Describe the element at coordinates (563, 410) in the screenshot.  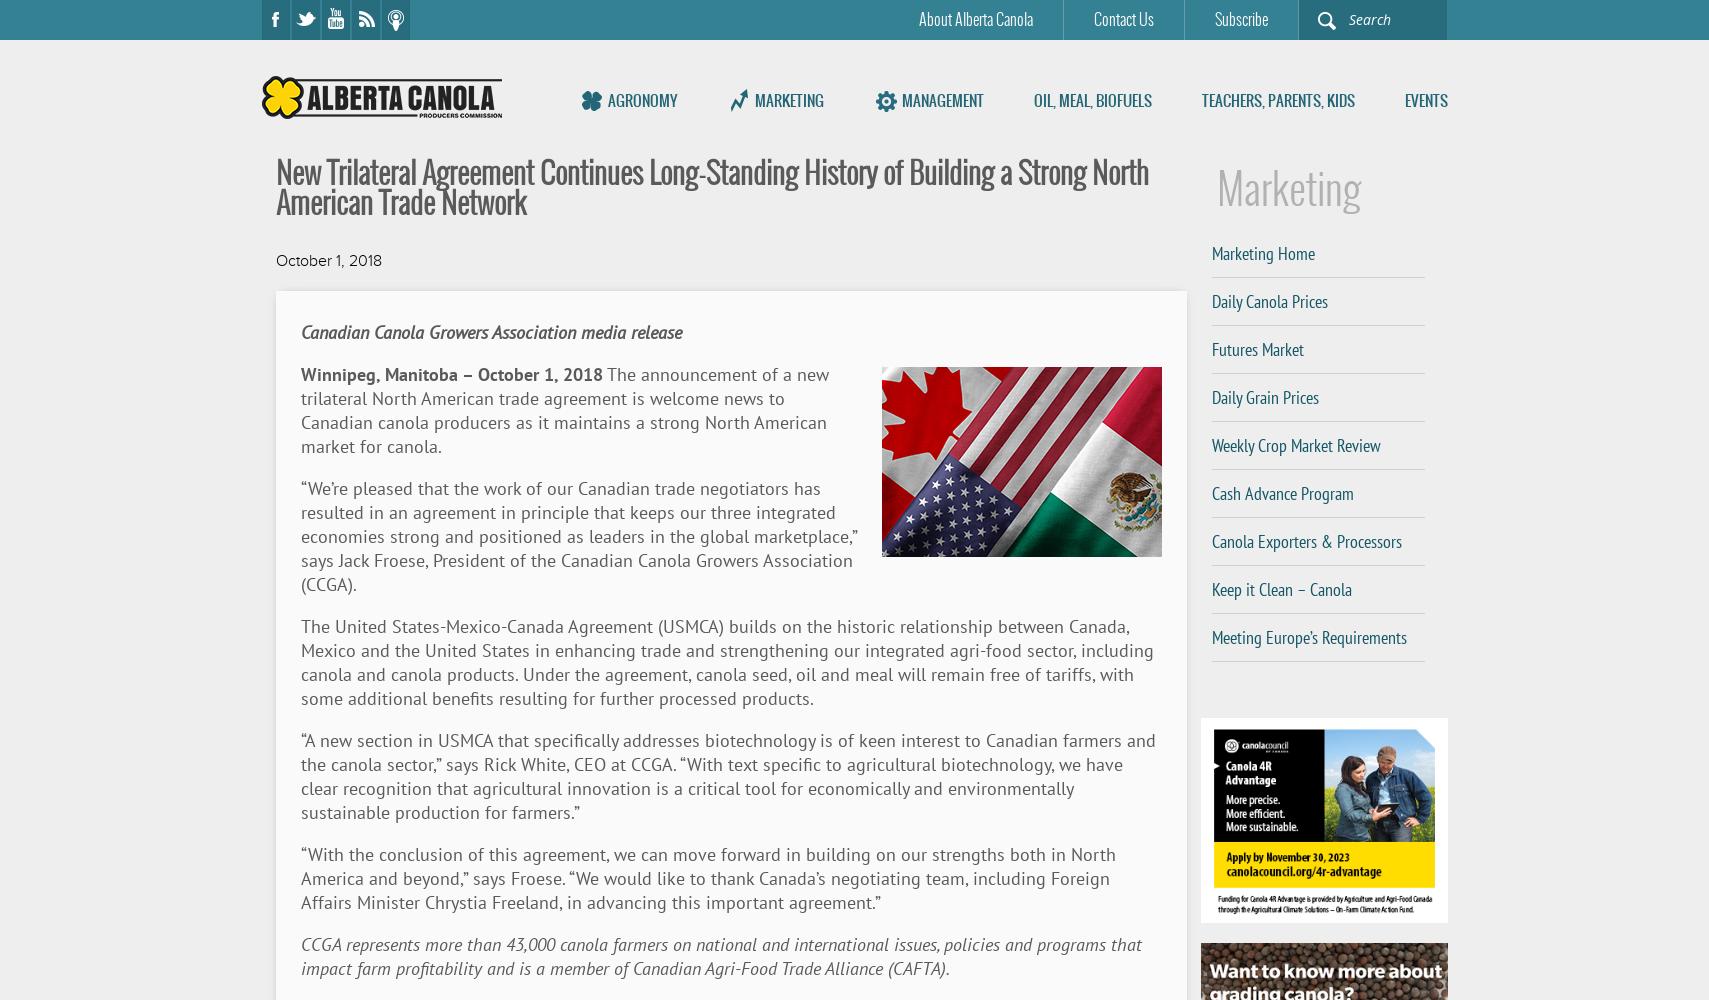
I see `'The announcement of a new trilateral North American trade agreement is welcome news to Canadian canola producers as it maintains a strong North American market for canola.'` at that location.